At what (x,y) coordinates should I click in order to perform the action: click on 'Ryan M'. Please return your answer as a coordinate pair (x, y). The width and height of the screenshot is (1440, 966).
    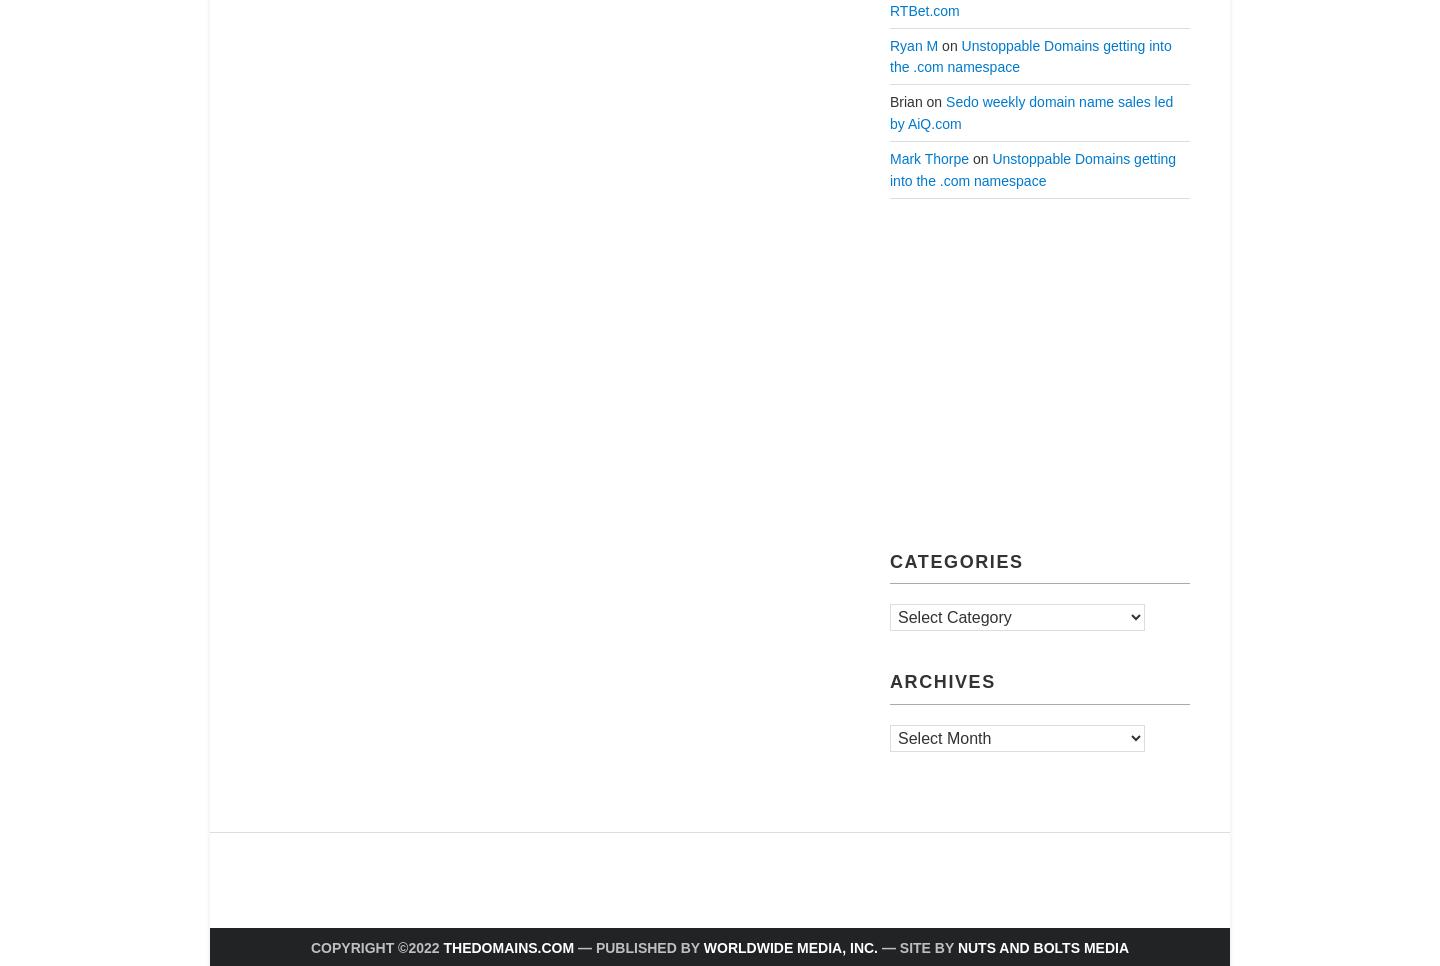
    Looking at the image, I should click on (913, 45).